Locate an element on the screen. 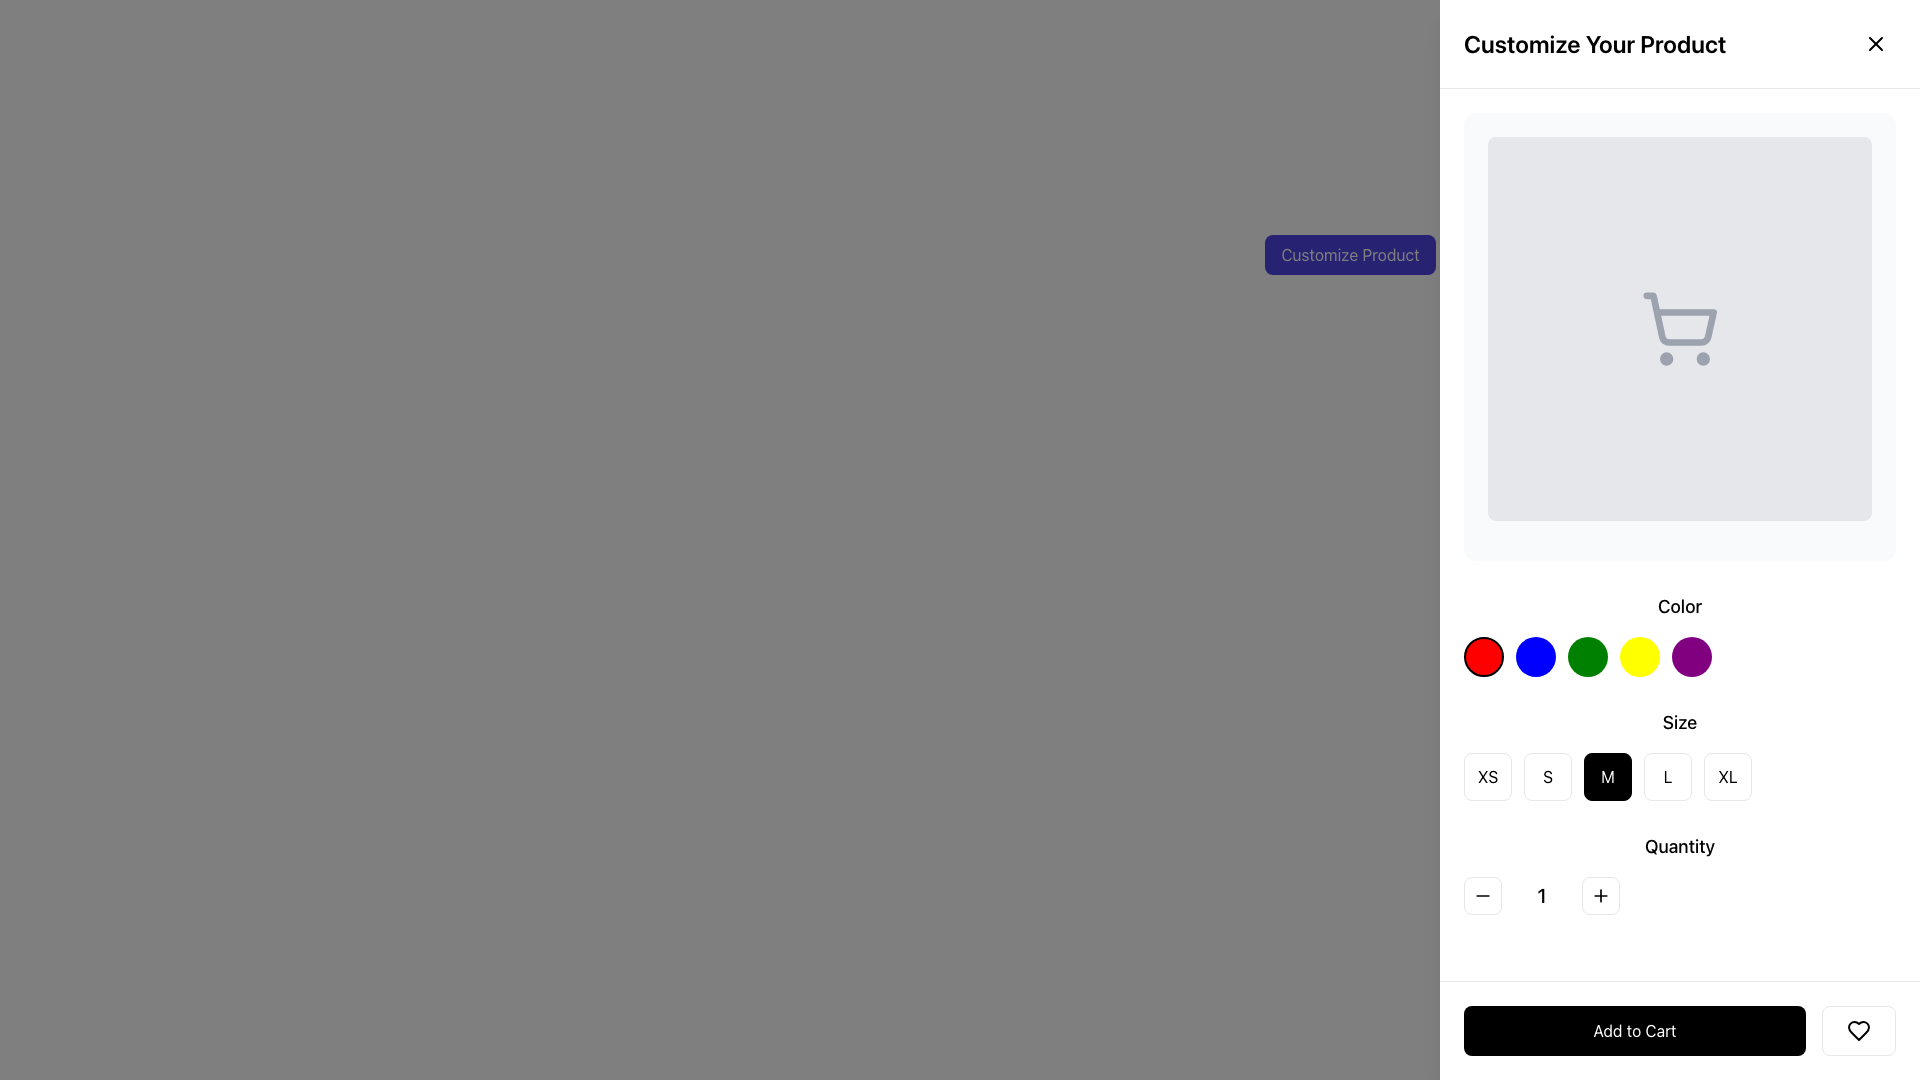 The image size is (1920, 1080). the square button with a horizontal line icon, located below the 'Quantity' label and to the left of the quantity number, for keyboard interaction is located at coordinates (1483, 894).